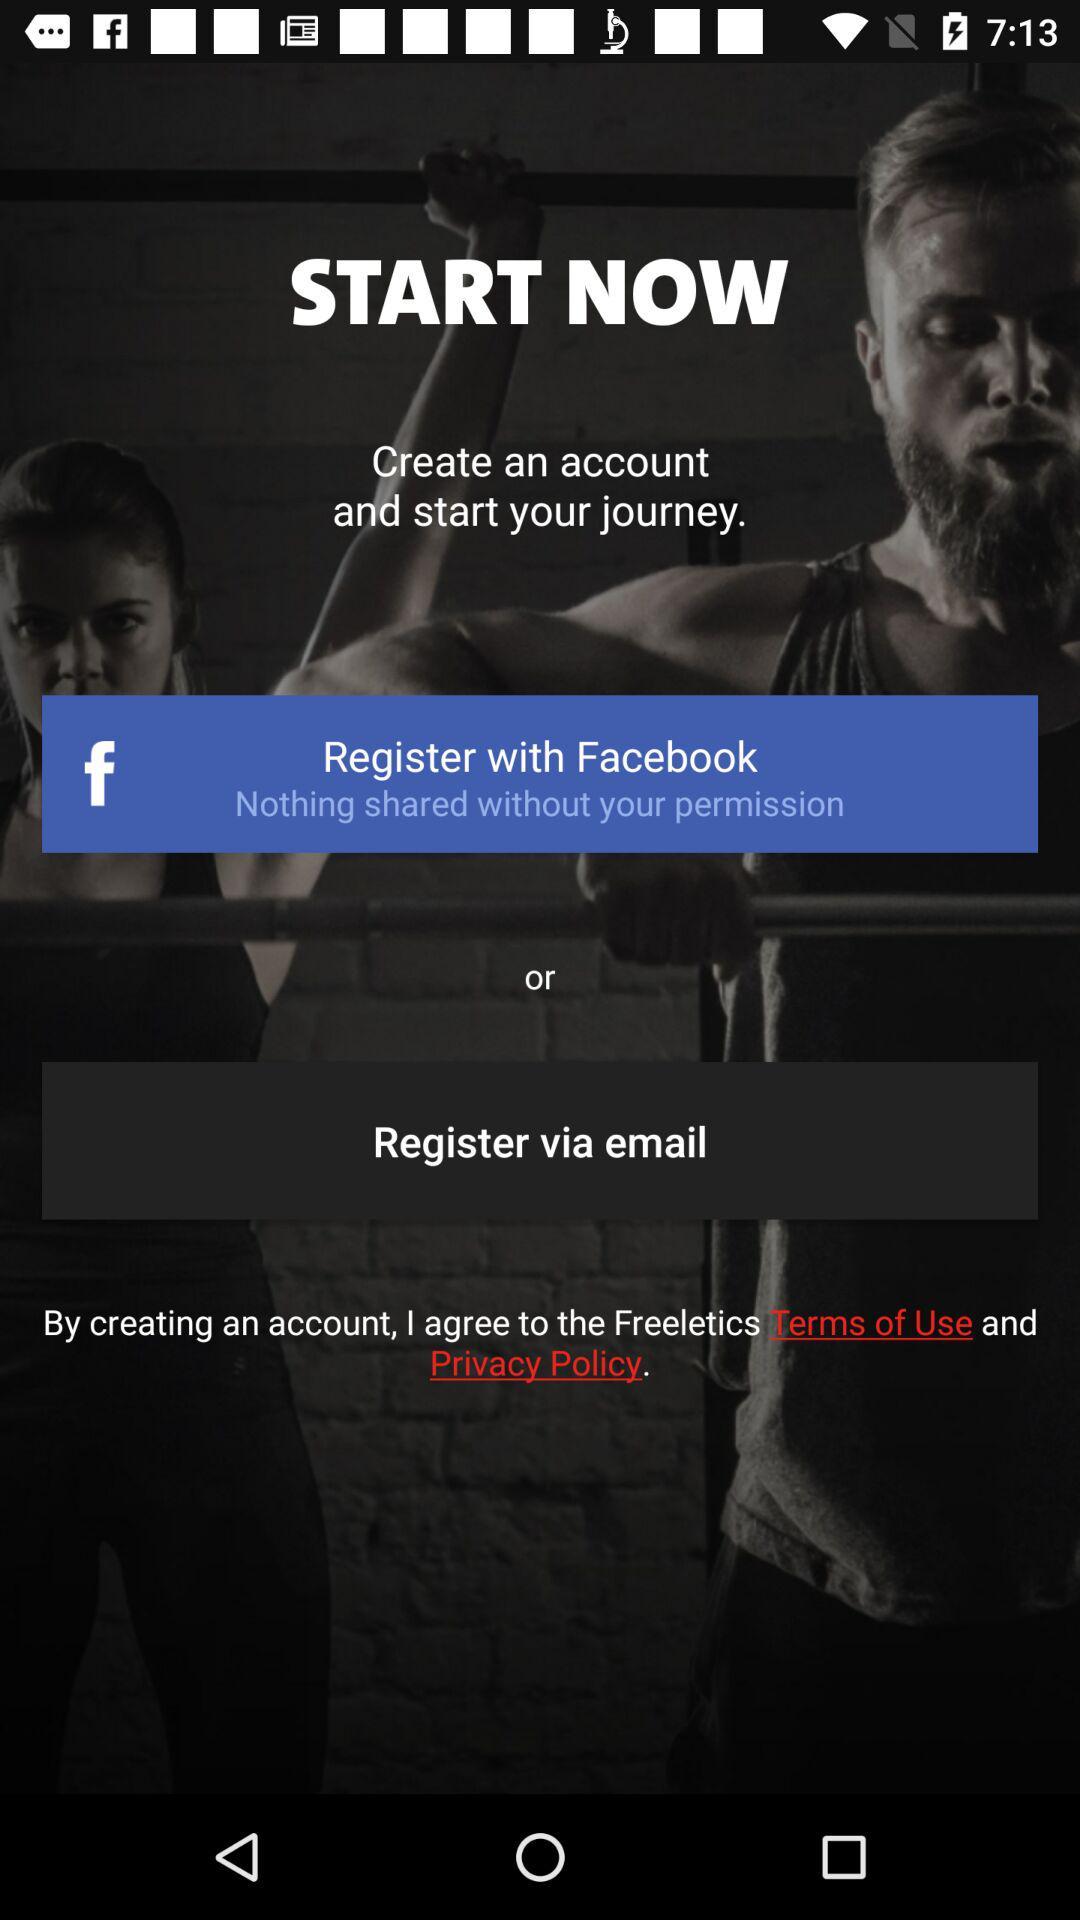 The width and height of the screenshot is (1080, 1920). What do you see at coordinates (540, 1361) in the screenshot?
I see `by creating an icon` at bounding box center [540, 1361].